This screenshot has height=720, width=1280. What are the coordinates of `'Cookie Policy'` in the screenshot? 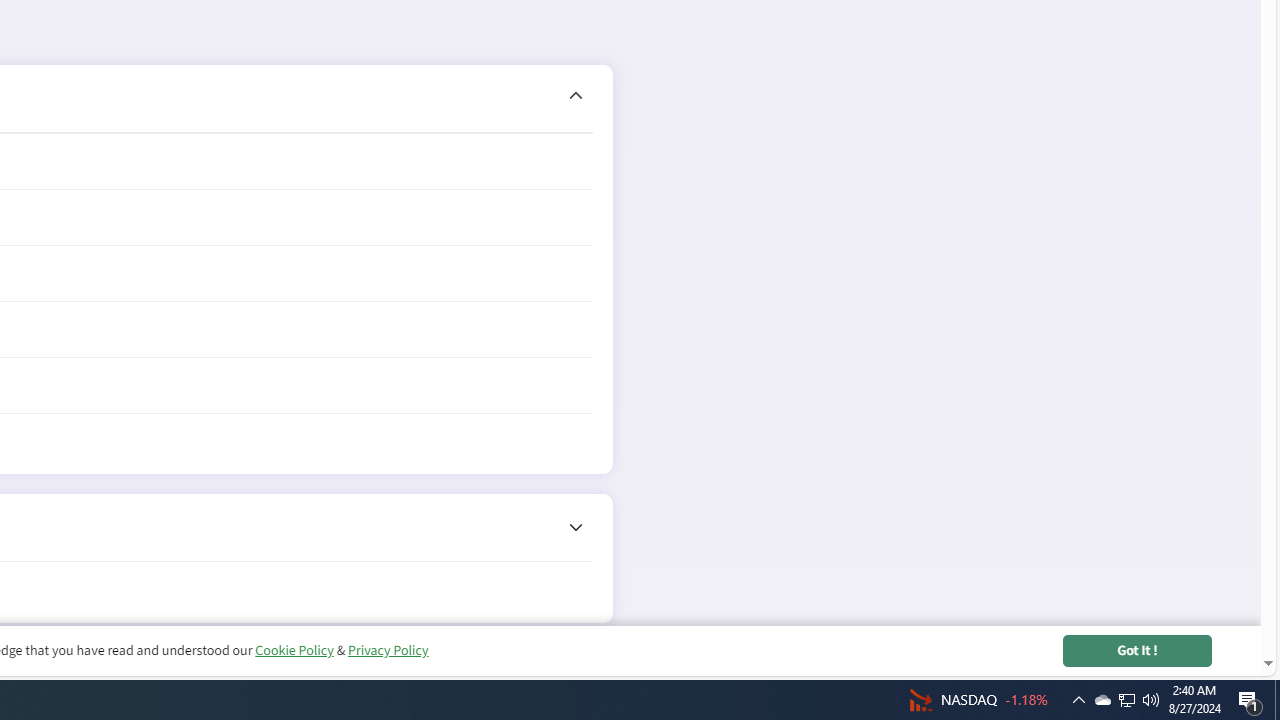 It's located at (293, 650).